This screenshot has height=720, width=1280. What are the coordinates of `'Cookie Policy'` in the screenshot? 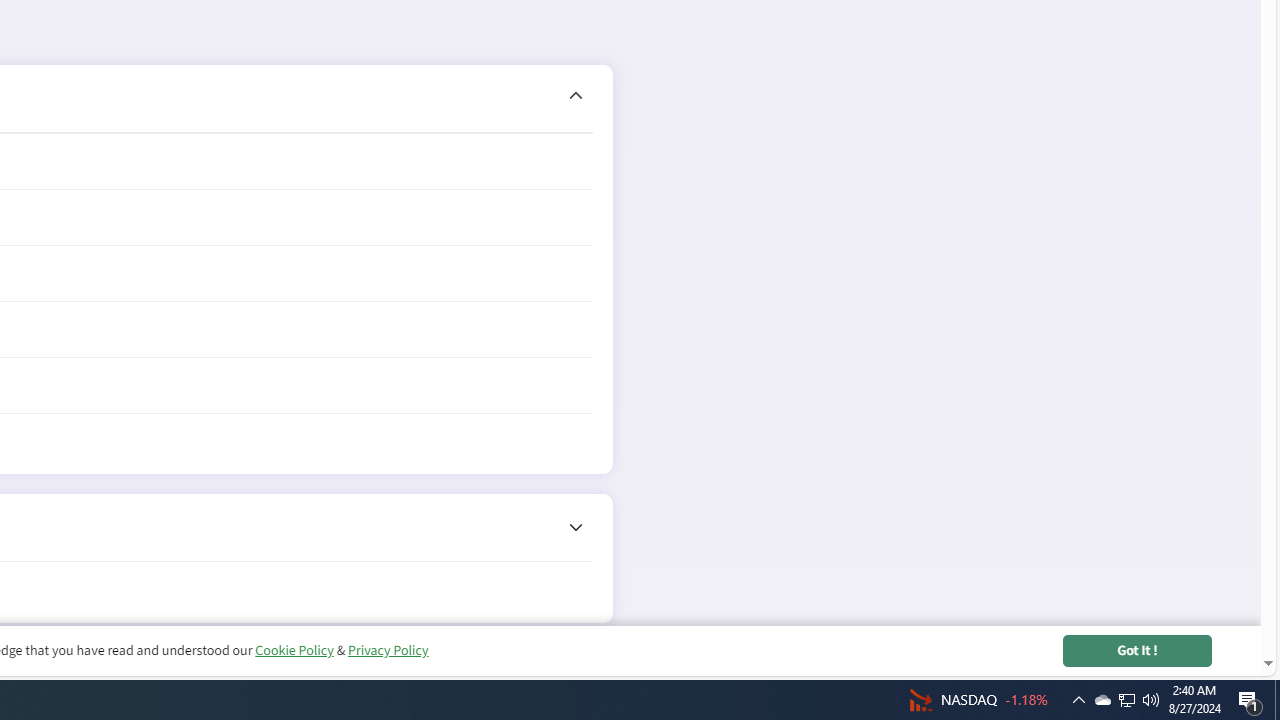 It's located at (293, 650).